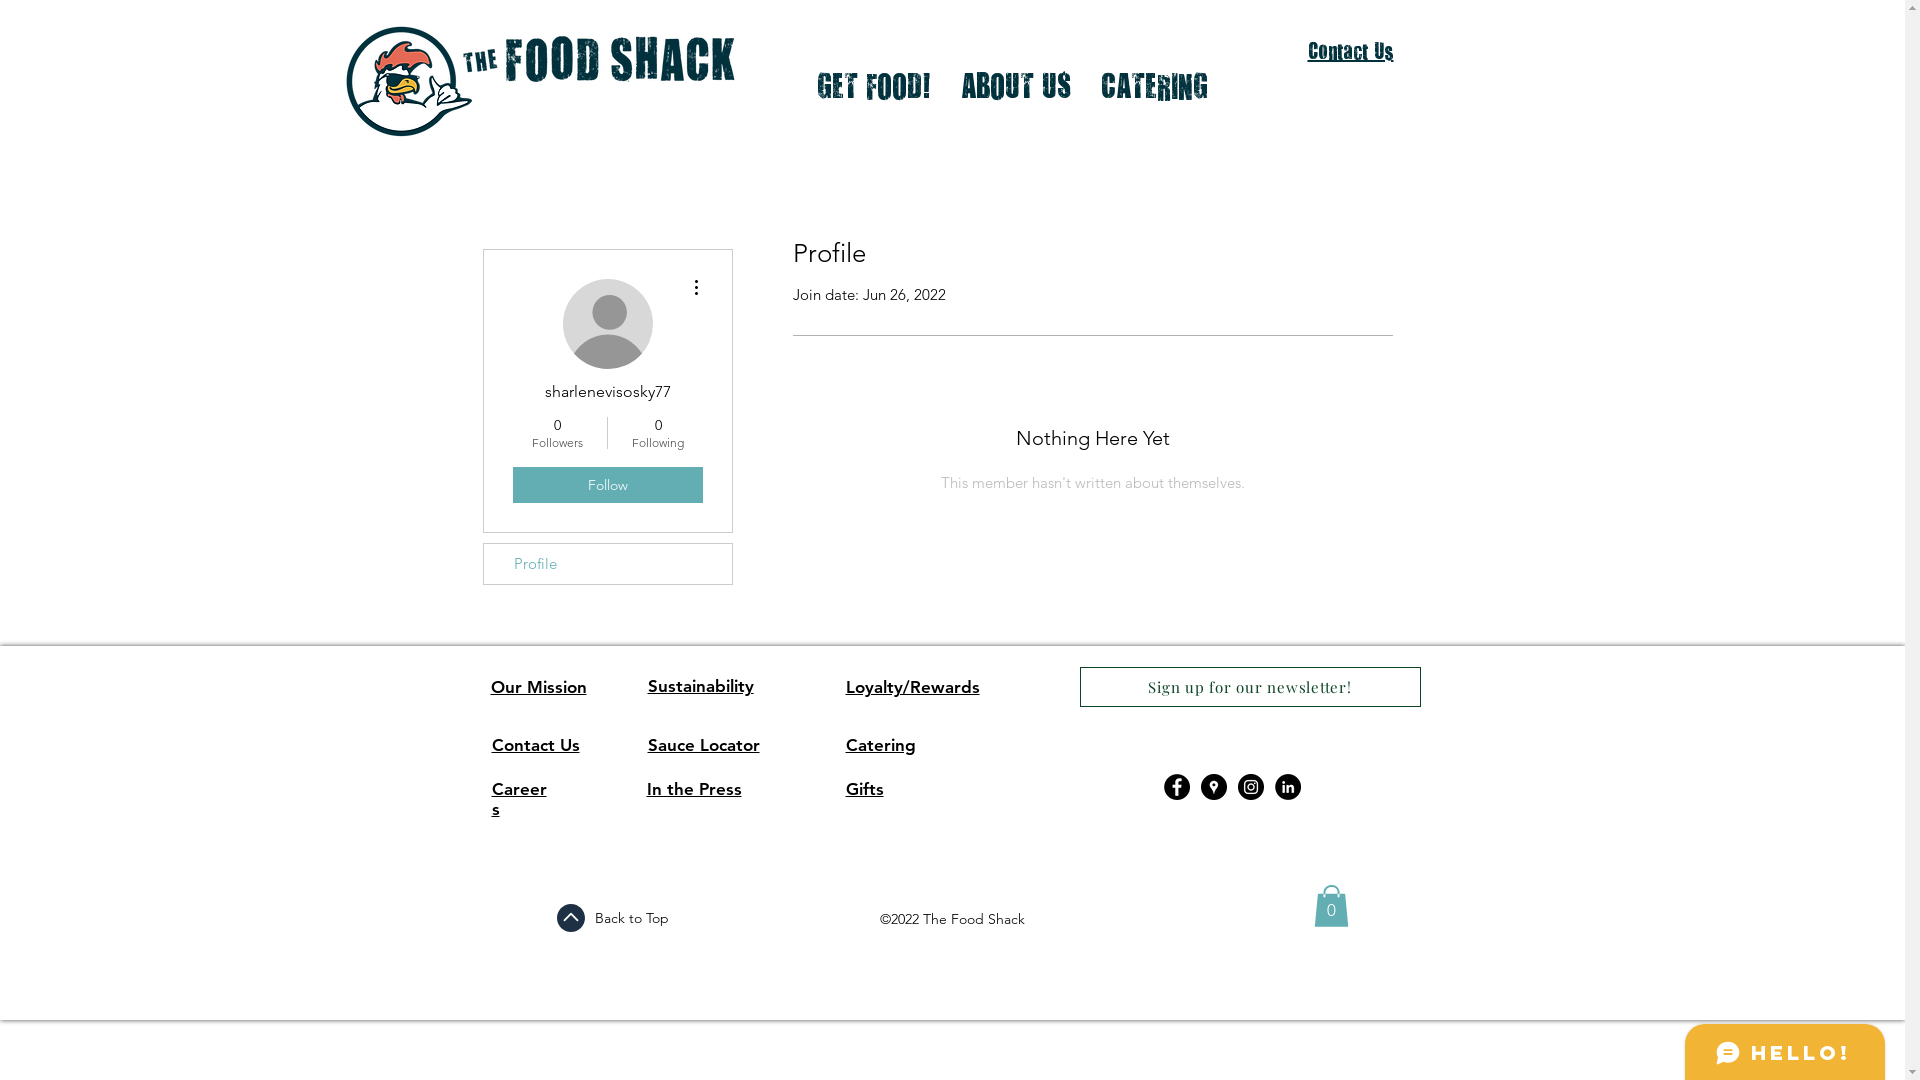  I want to click on '0, so click(556, 431).